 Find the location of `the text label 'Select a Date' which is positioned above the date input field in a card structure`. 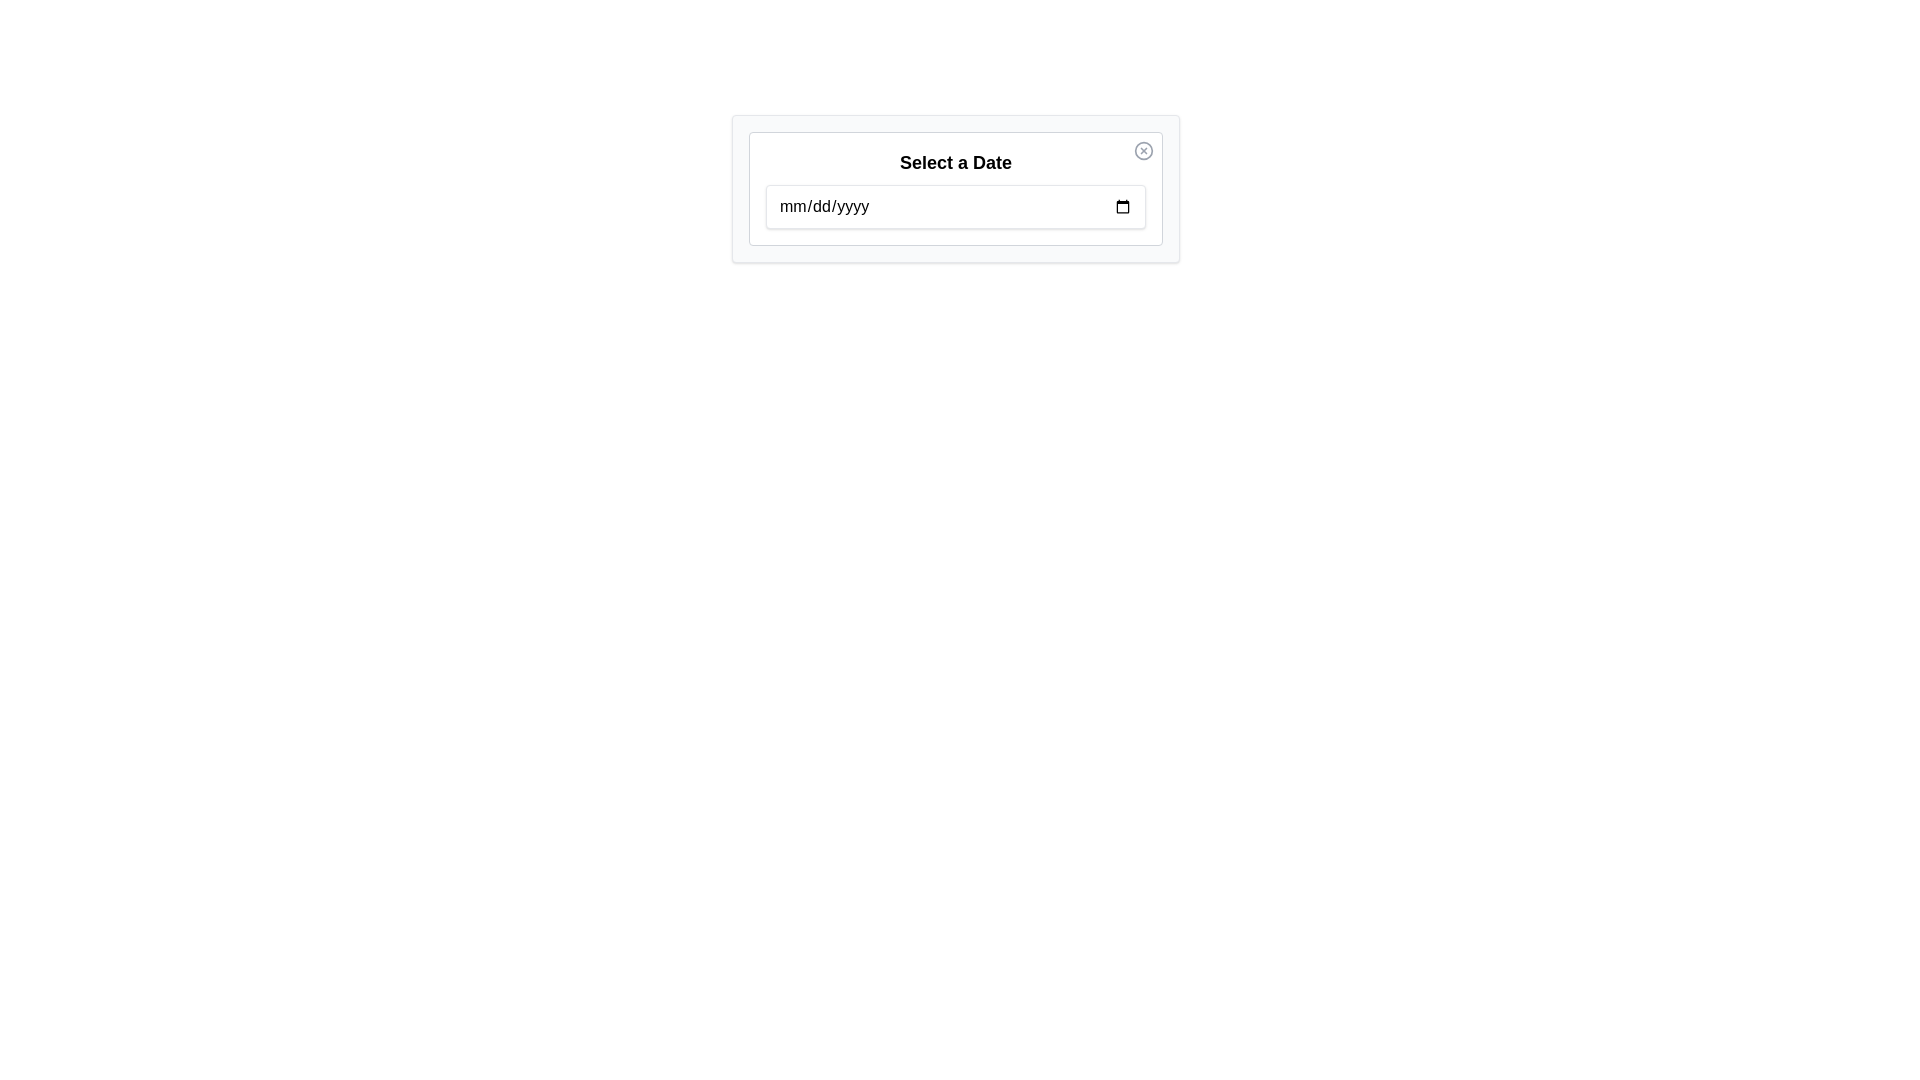

the text label 'Select a Date' which is positioned above the date input field in a card structure is located at coordinates (954, 161).